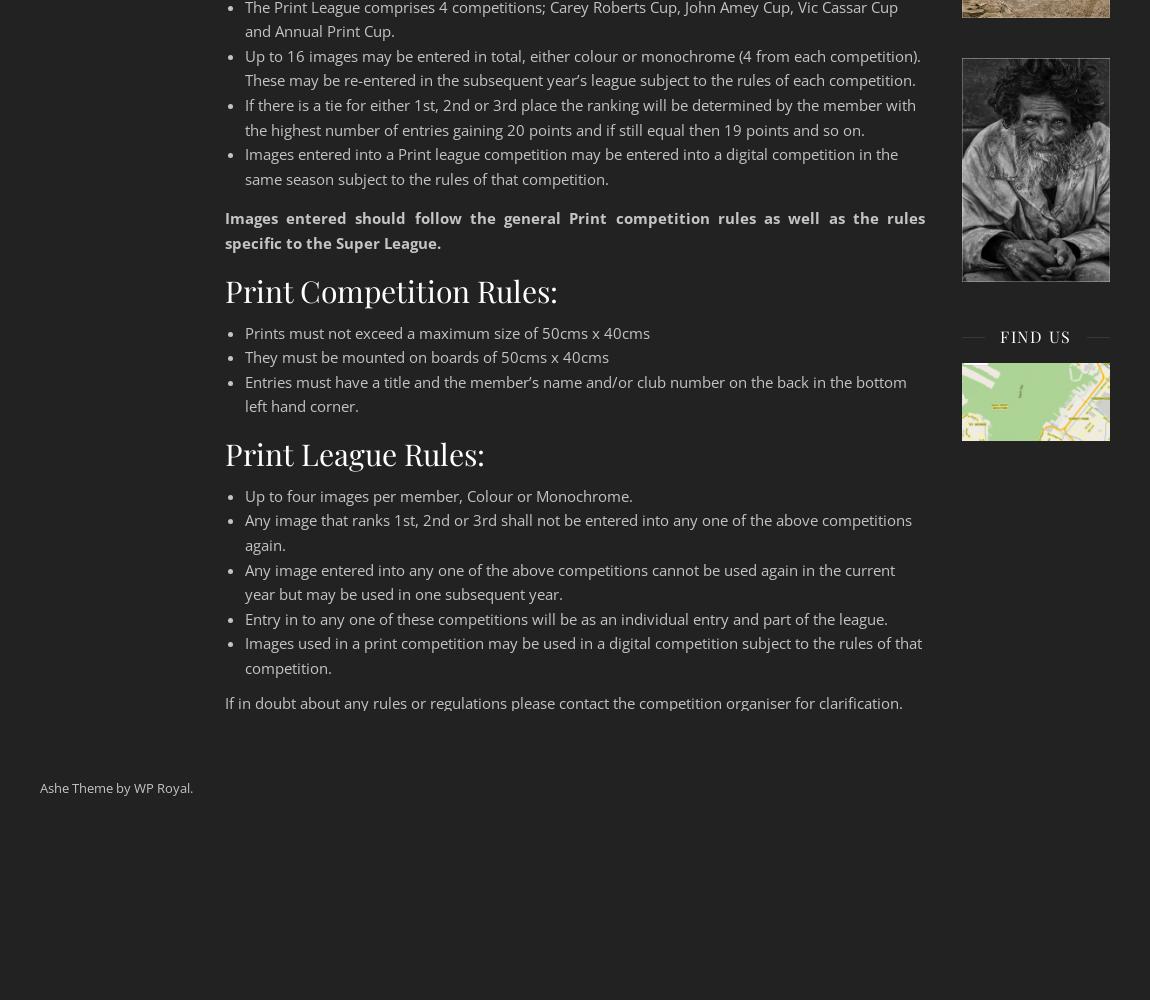 This screenshot has width=1150, height=1000. What do you see at coordinates (243, 580) in the screenshot?
I see `'Any image entered into any one of the above competitions cannot be used again in the current year but may be used in one subsequent year.'` at bounding box center [243, 580].